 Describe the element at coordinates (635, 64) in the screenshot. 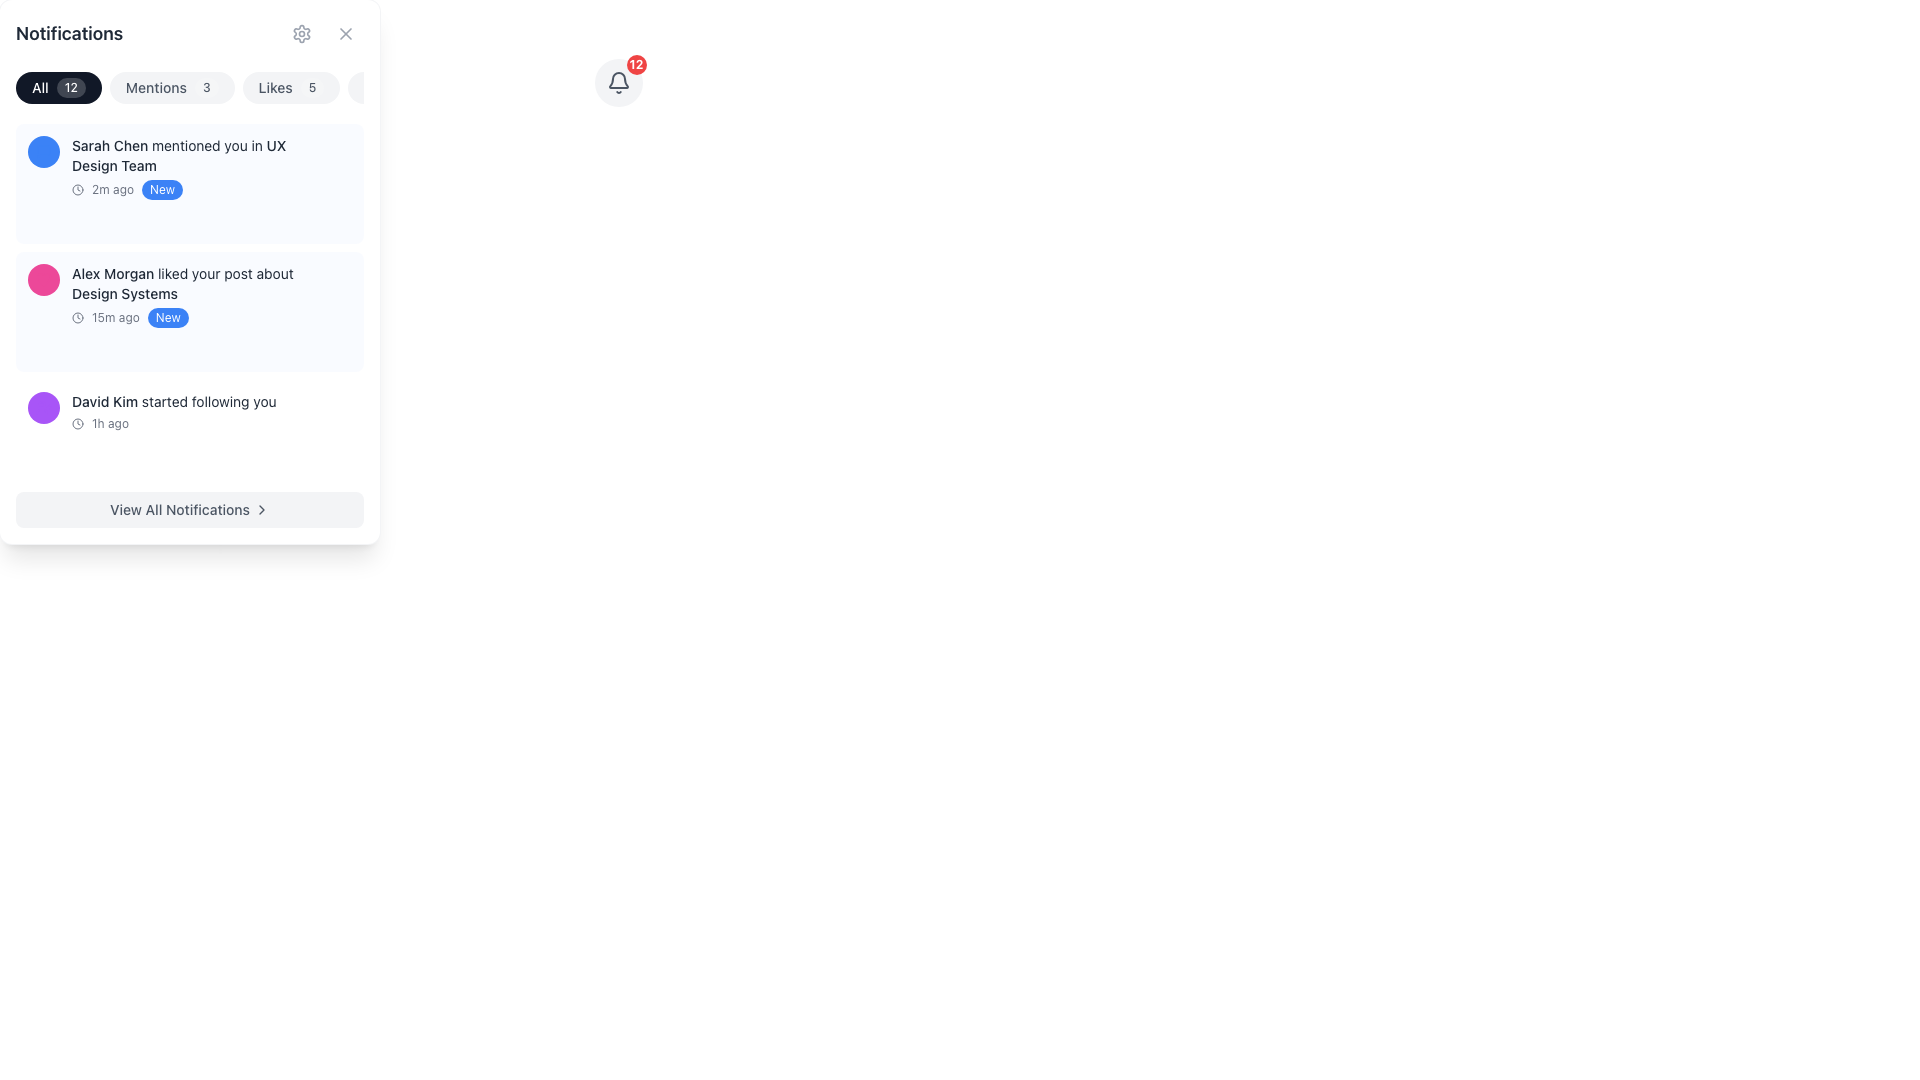

I see `the Notification badge located in the top-right corner of the interface that indicates the number of unread notifications` at that location.